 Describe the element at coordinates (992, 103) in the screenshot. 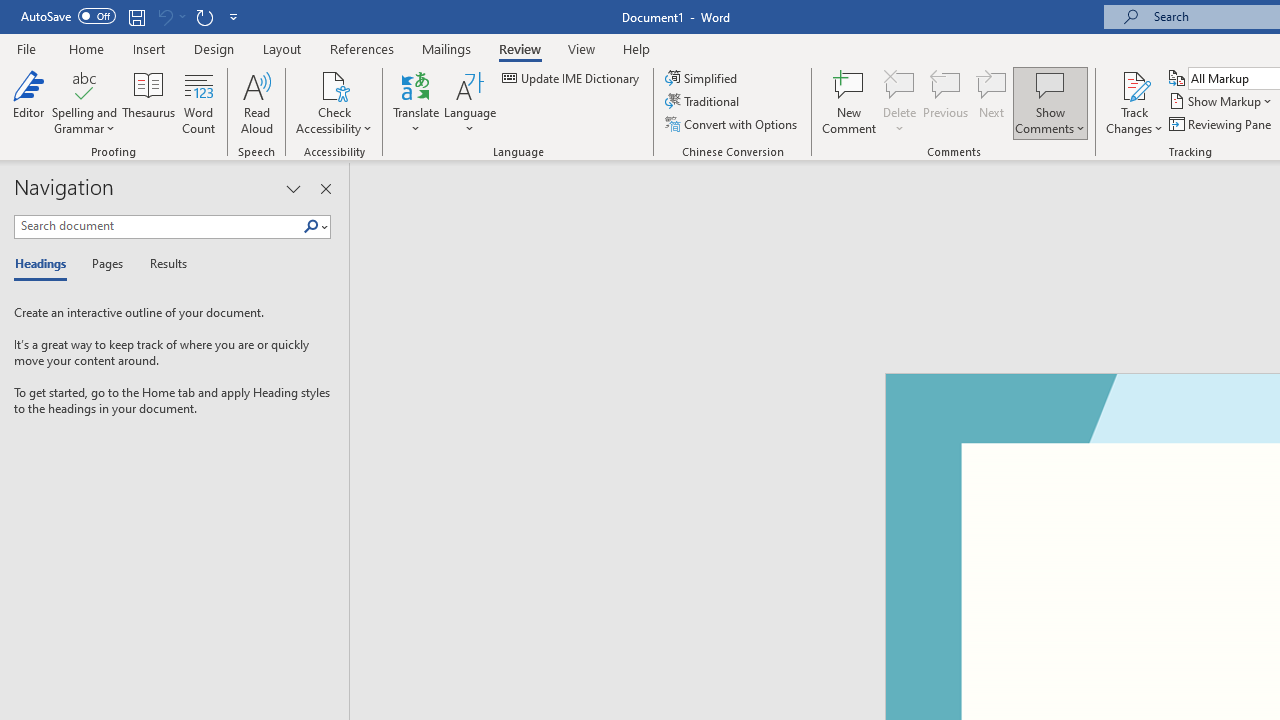

I see `'Next'` at that location.